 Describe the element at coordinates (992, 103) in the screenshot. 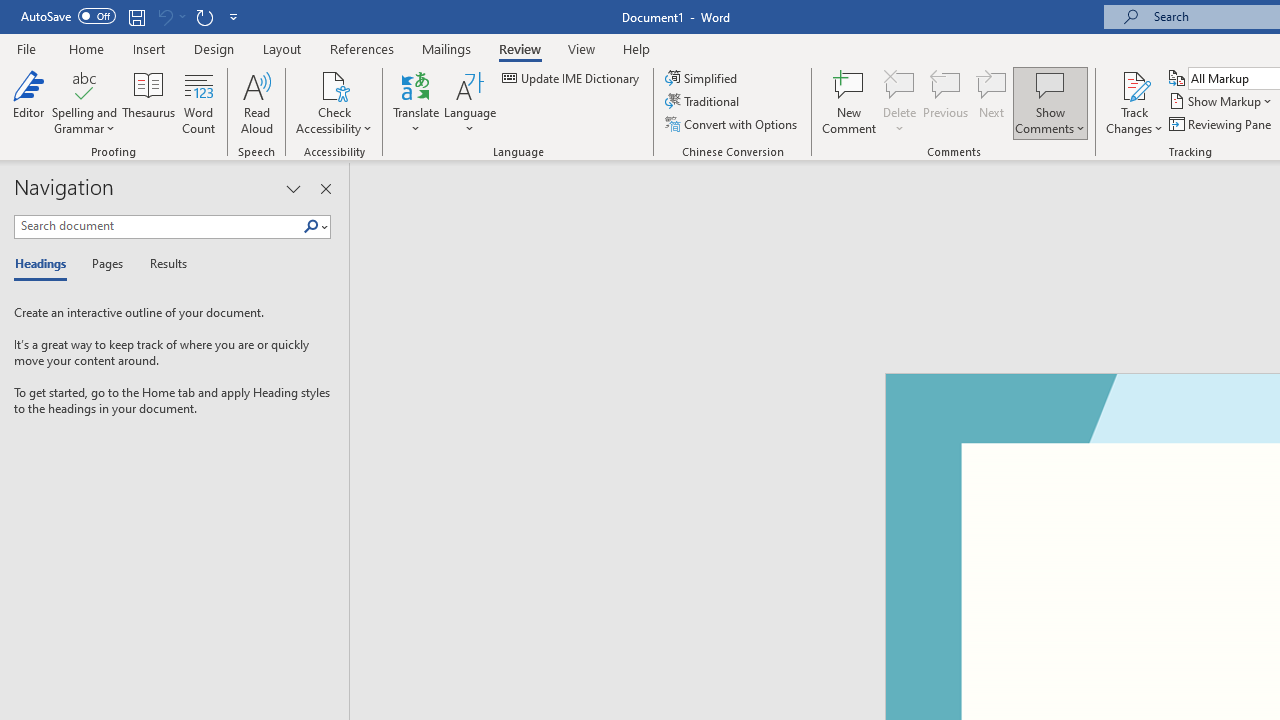

I see `'Next'` at that location.